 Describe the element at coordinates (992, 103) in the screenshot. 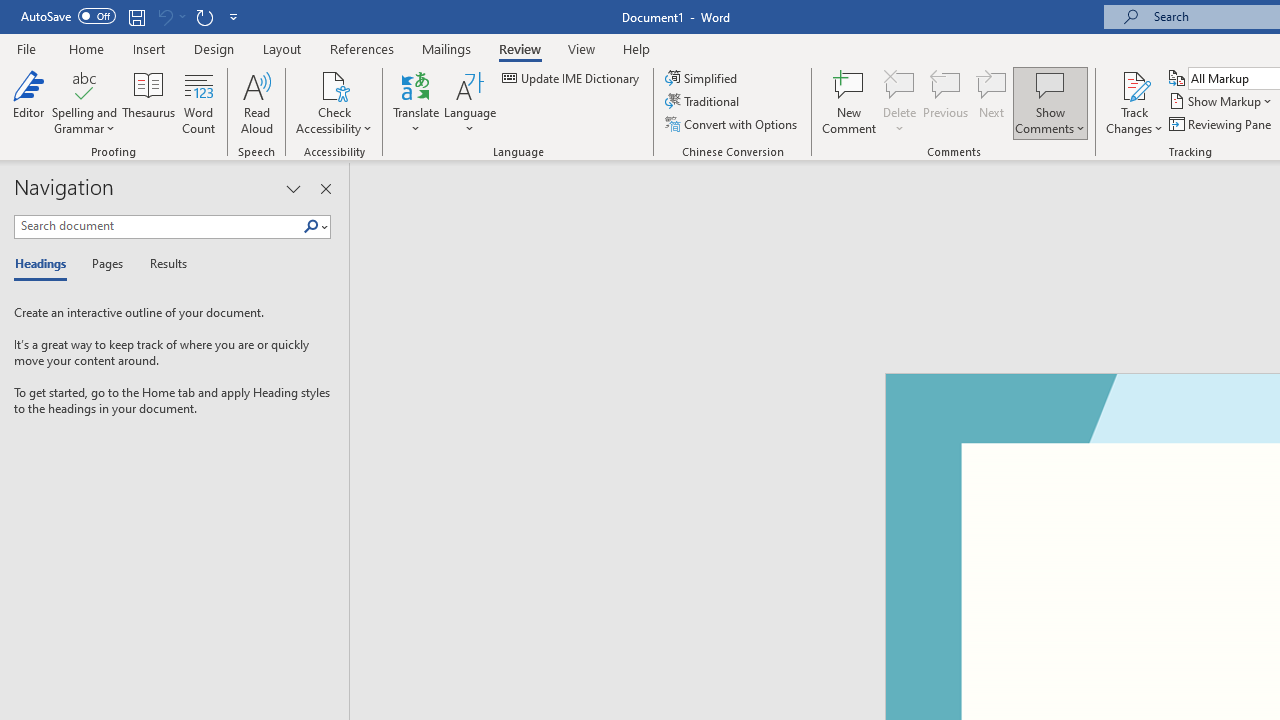

I see `'Next'` at that location.